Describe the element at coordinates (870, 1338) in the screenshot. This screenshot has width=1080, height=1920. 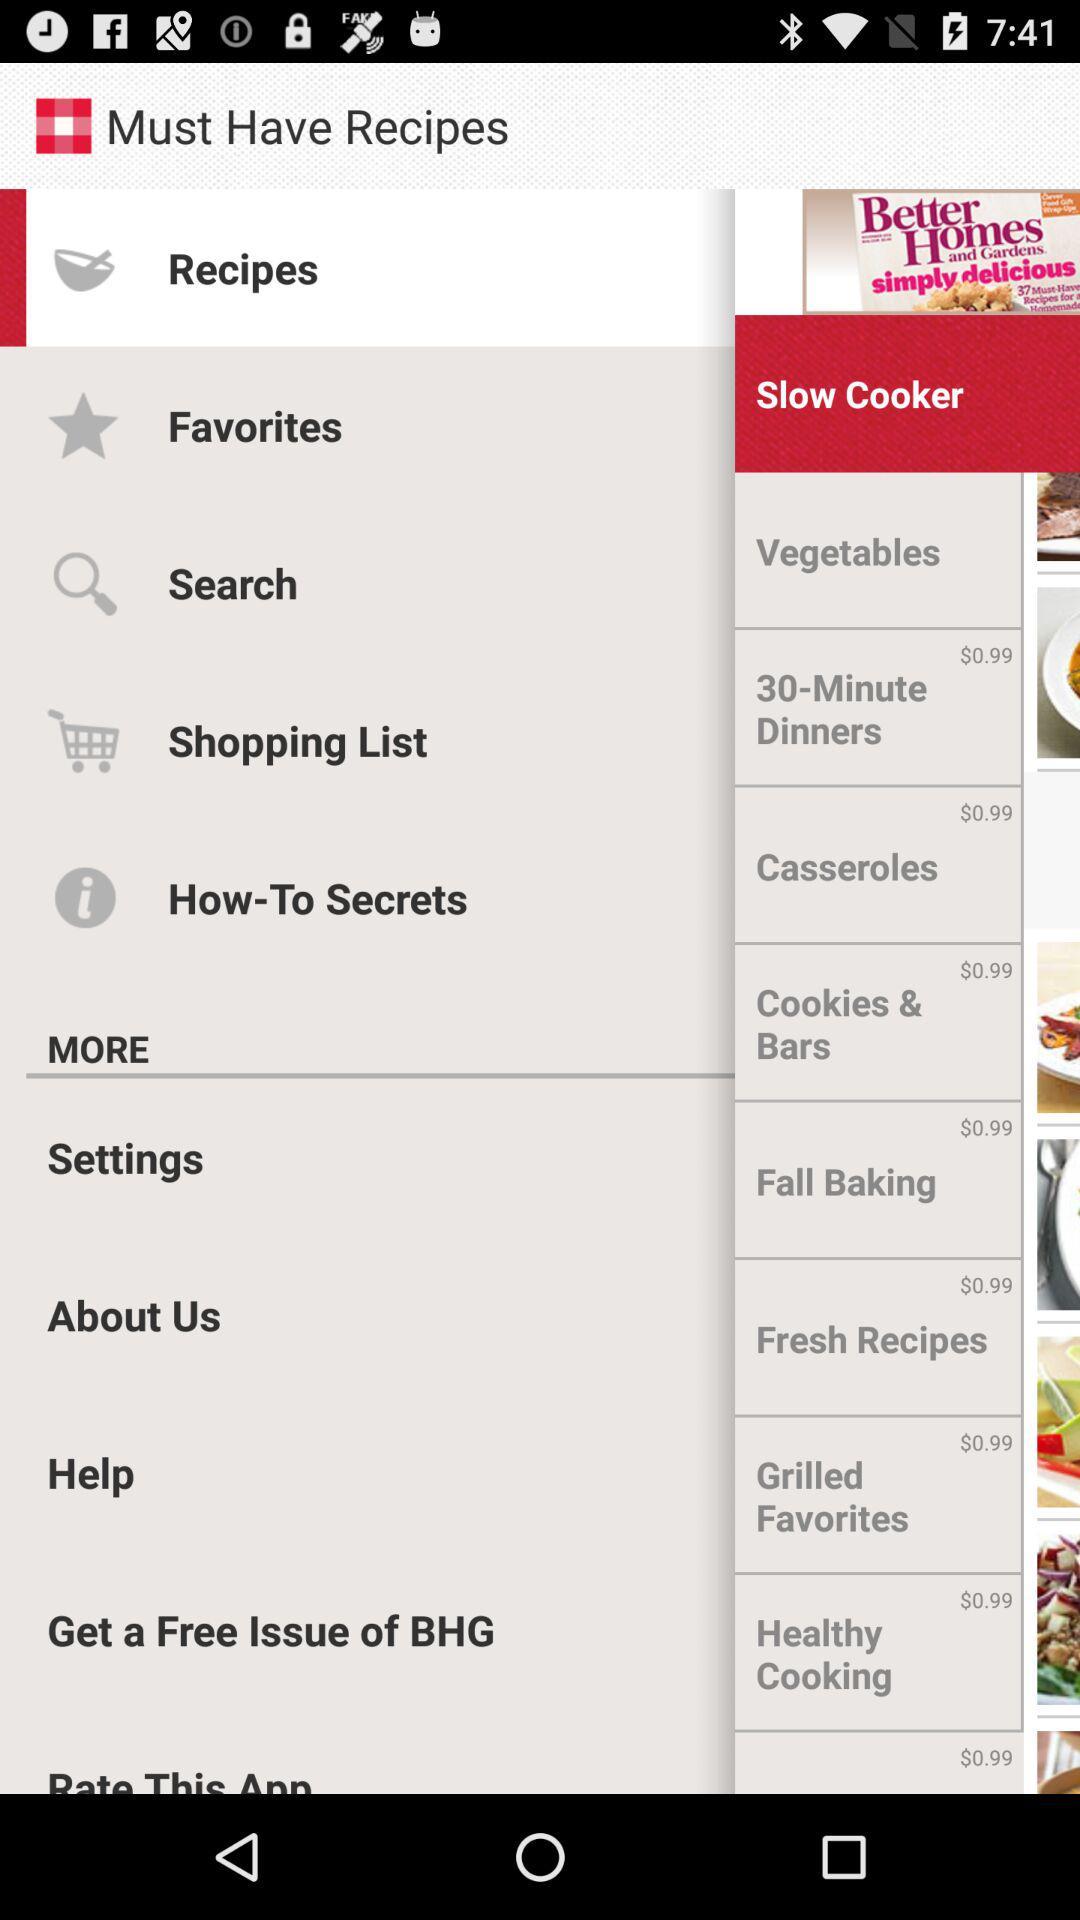
I see `the icon next to the about us item` at that location.